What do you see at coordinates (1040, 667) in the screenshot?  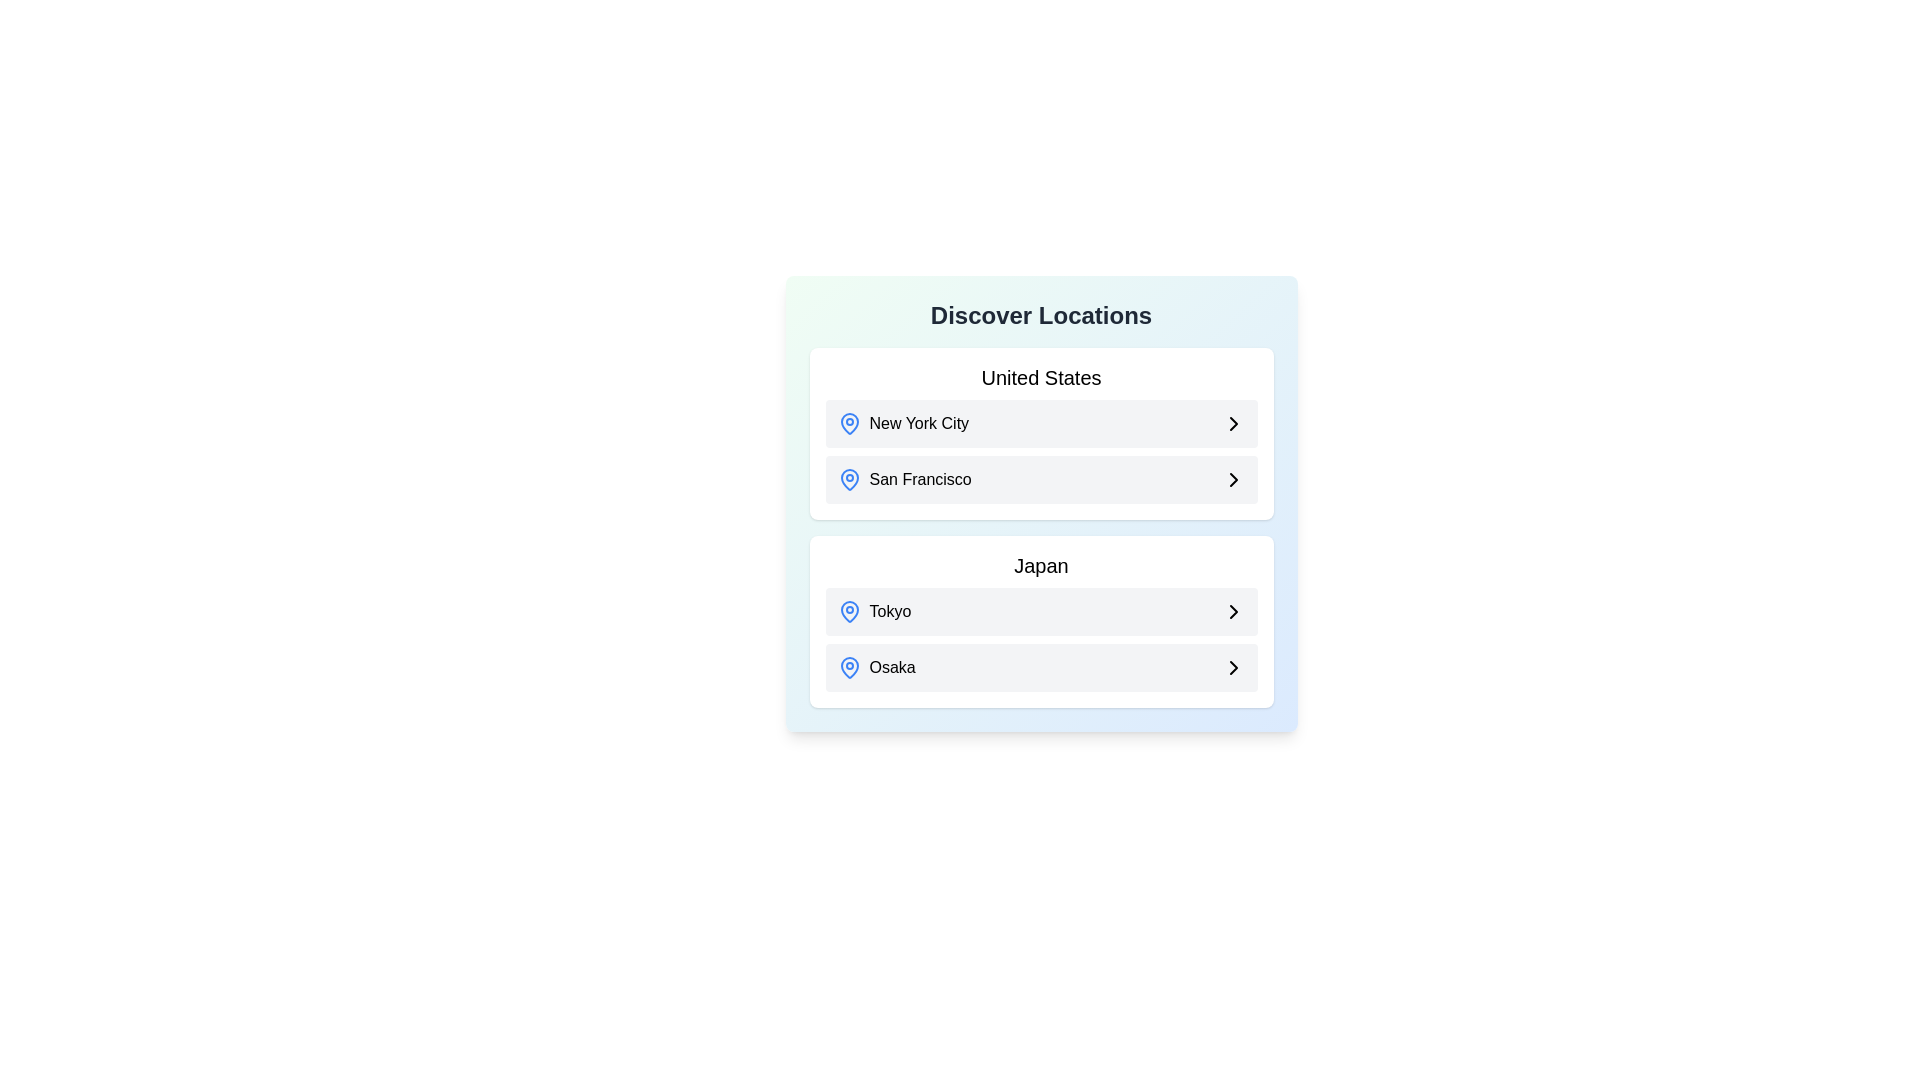 I see `the second List Item Button under the 'Japan' category representing 'Osaka'` at bounding box center [1040, 667].